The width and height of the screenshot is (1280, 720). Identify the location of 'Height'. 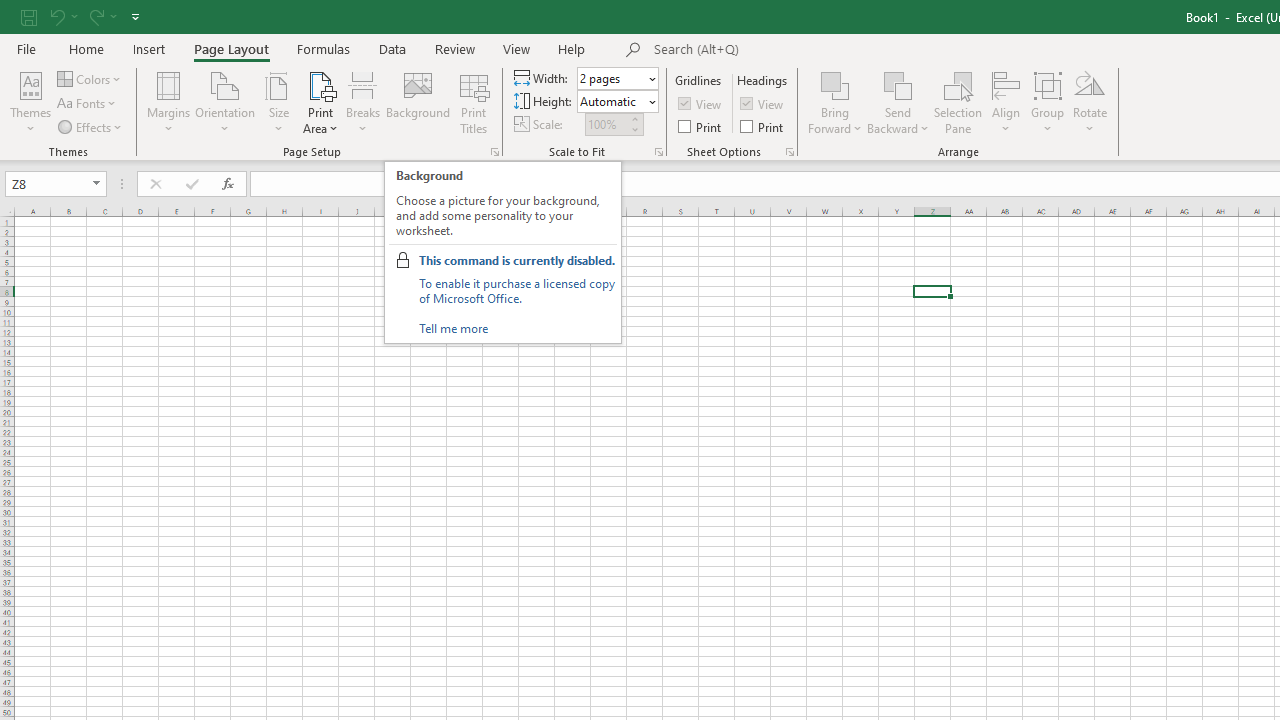
(617, 101).